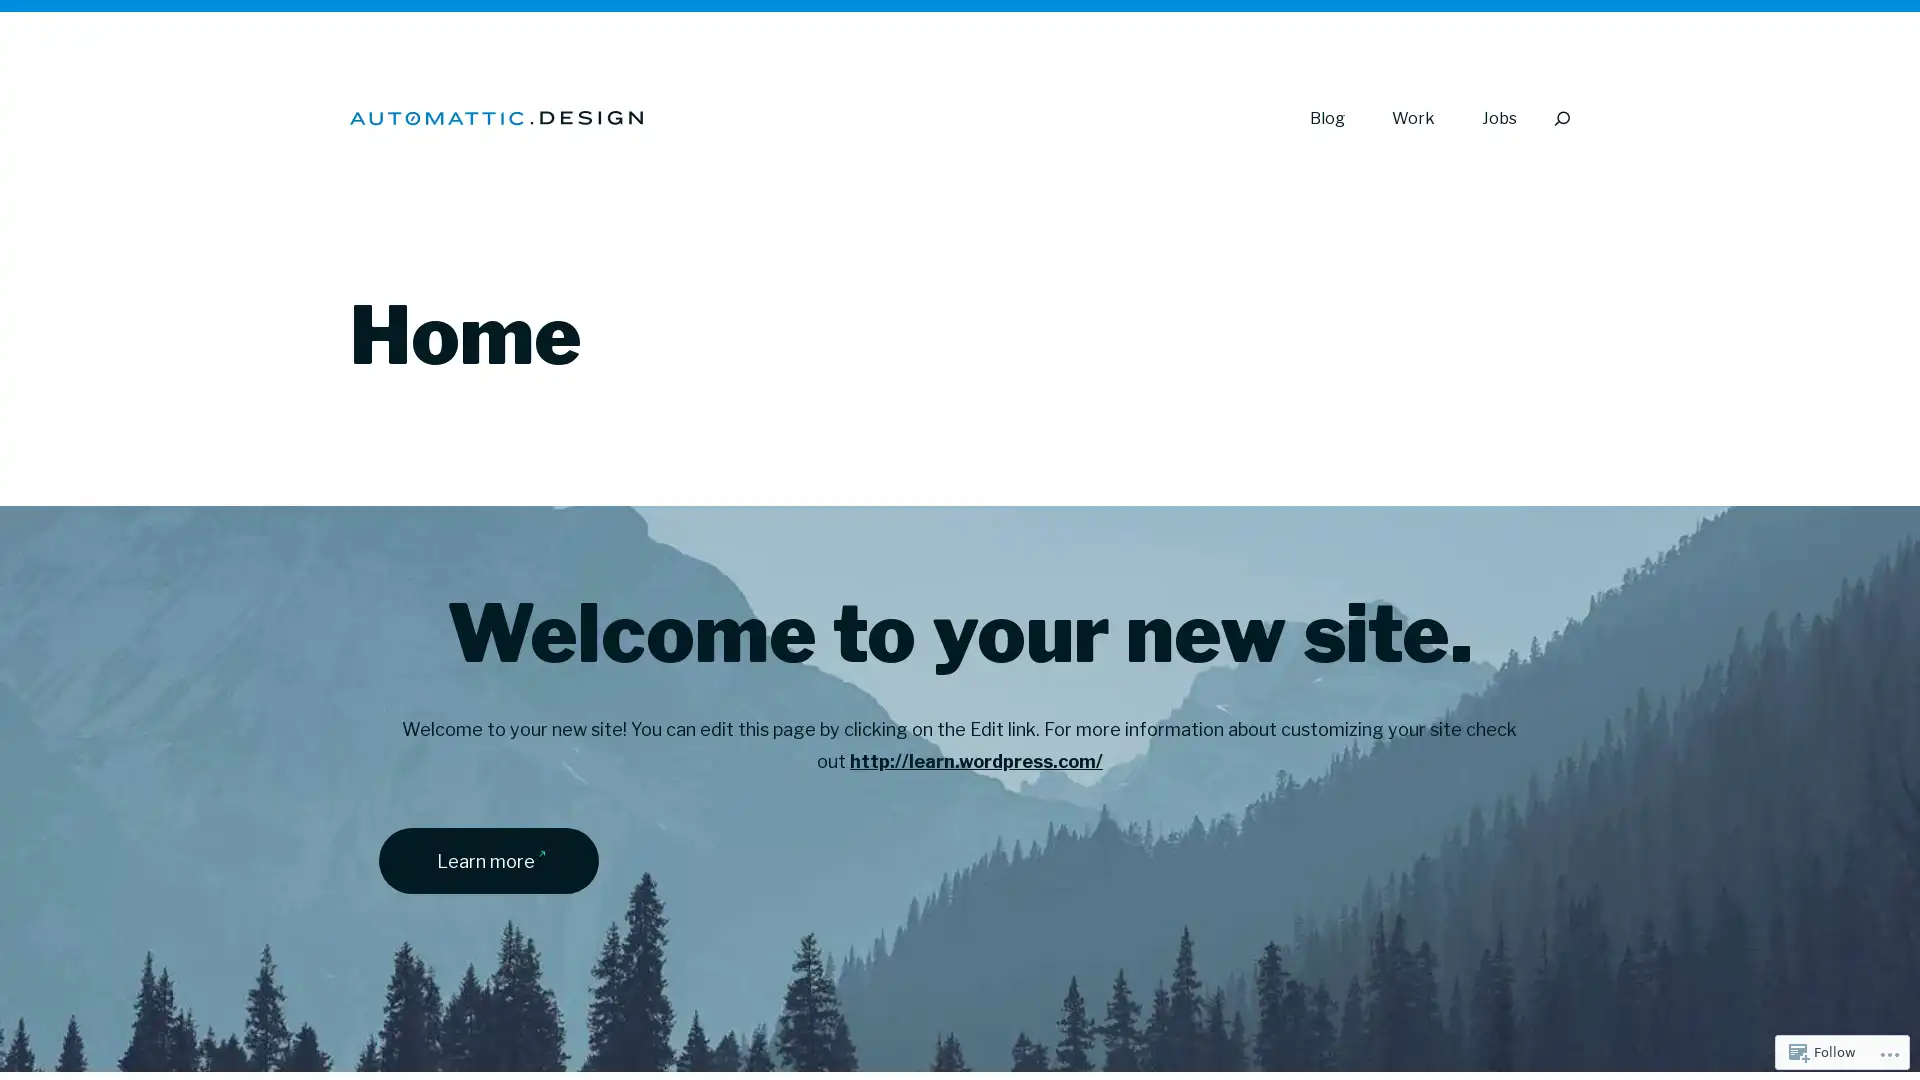  Describe the element at coordinates (1560, 118) in the screenshot. I see `Search` at that location.